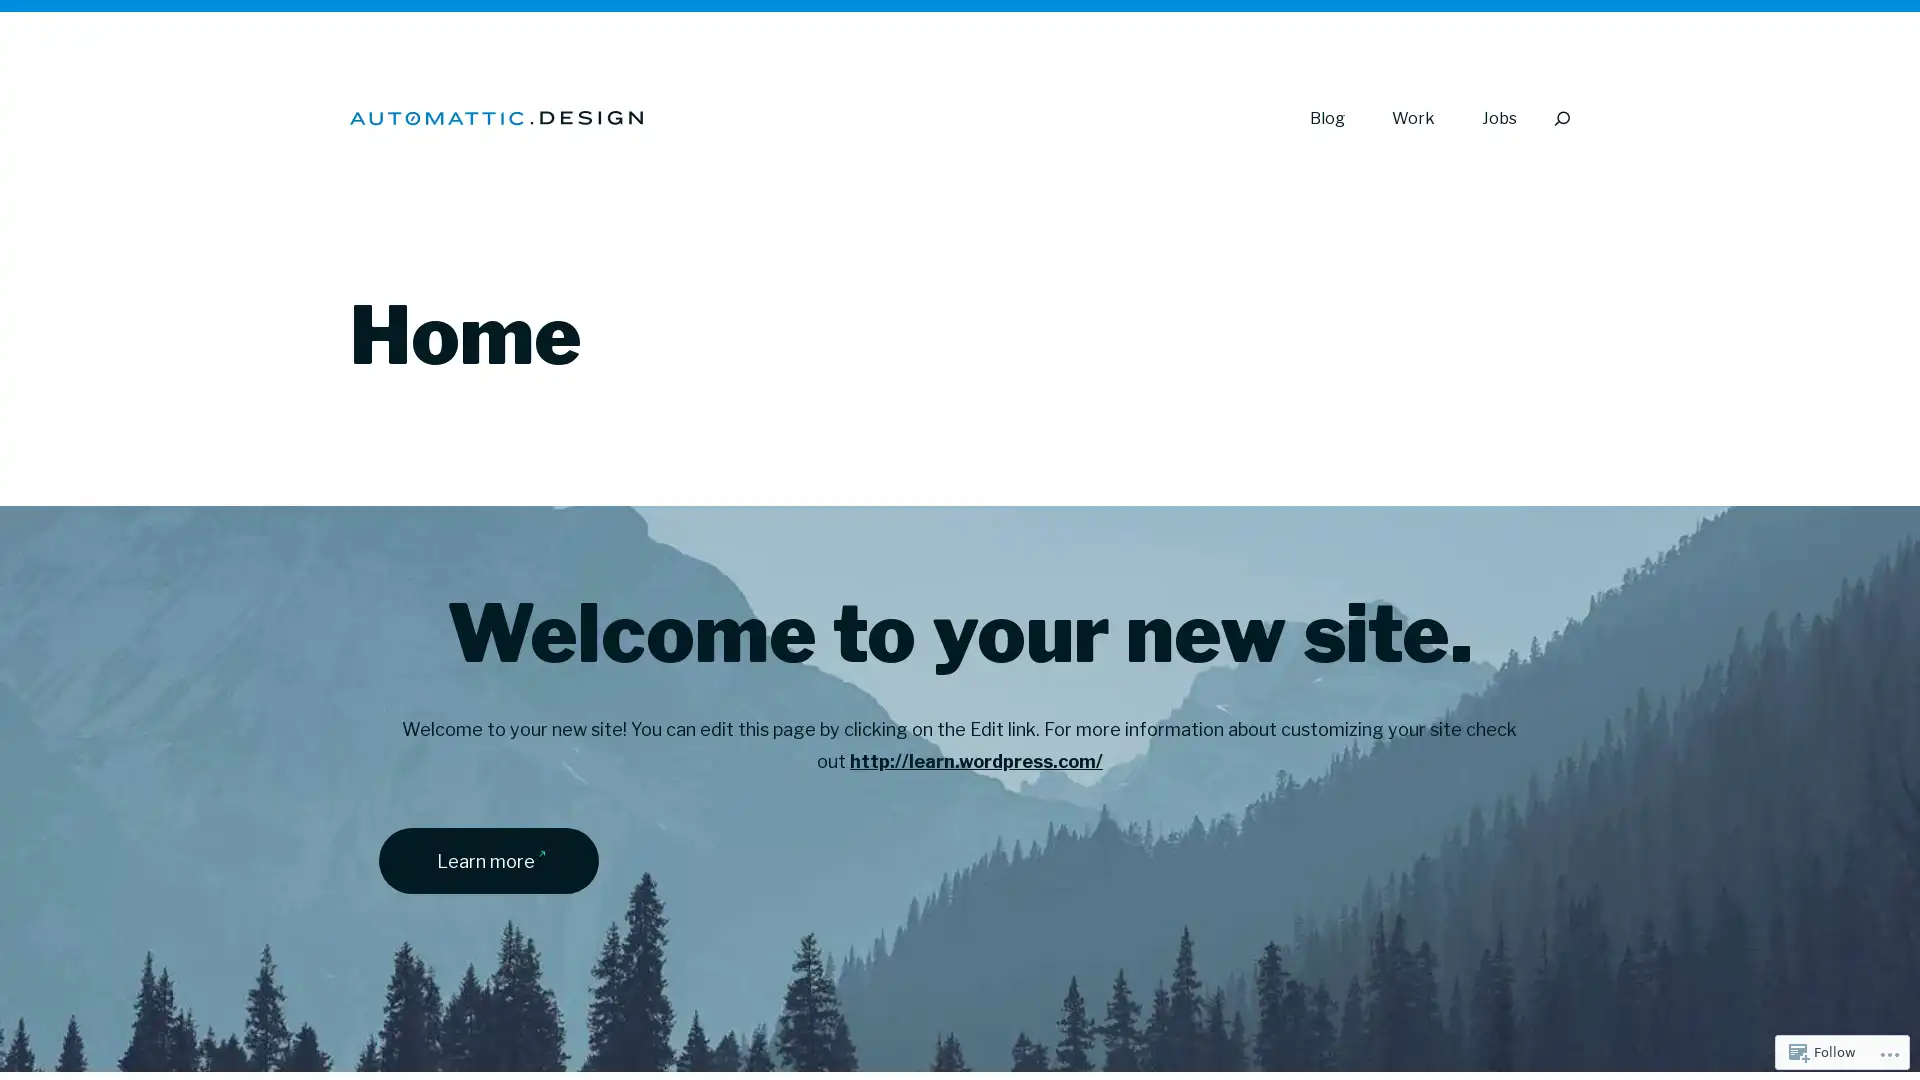  Describe the element at coordinates (1560, 118) in the screenshot. I see `Search` at that location.